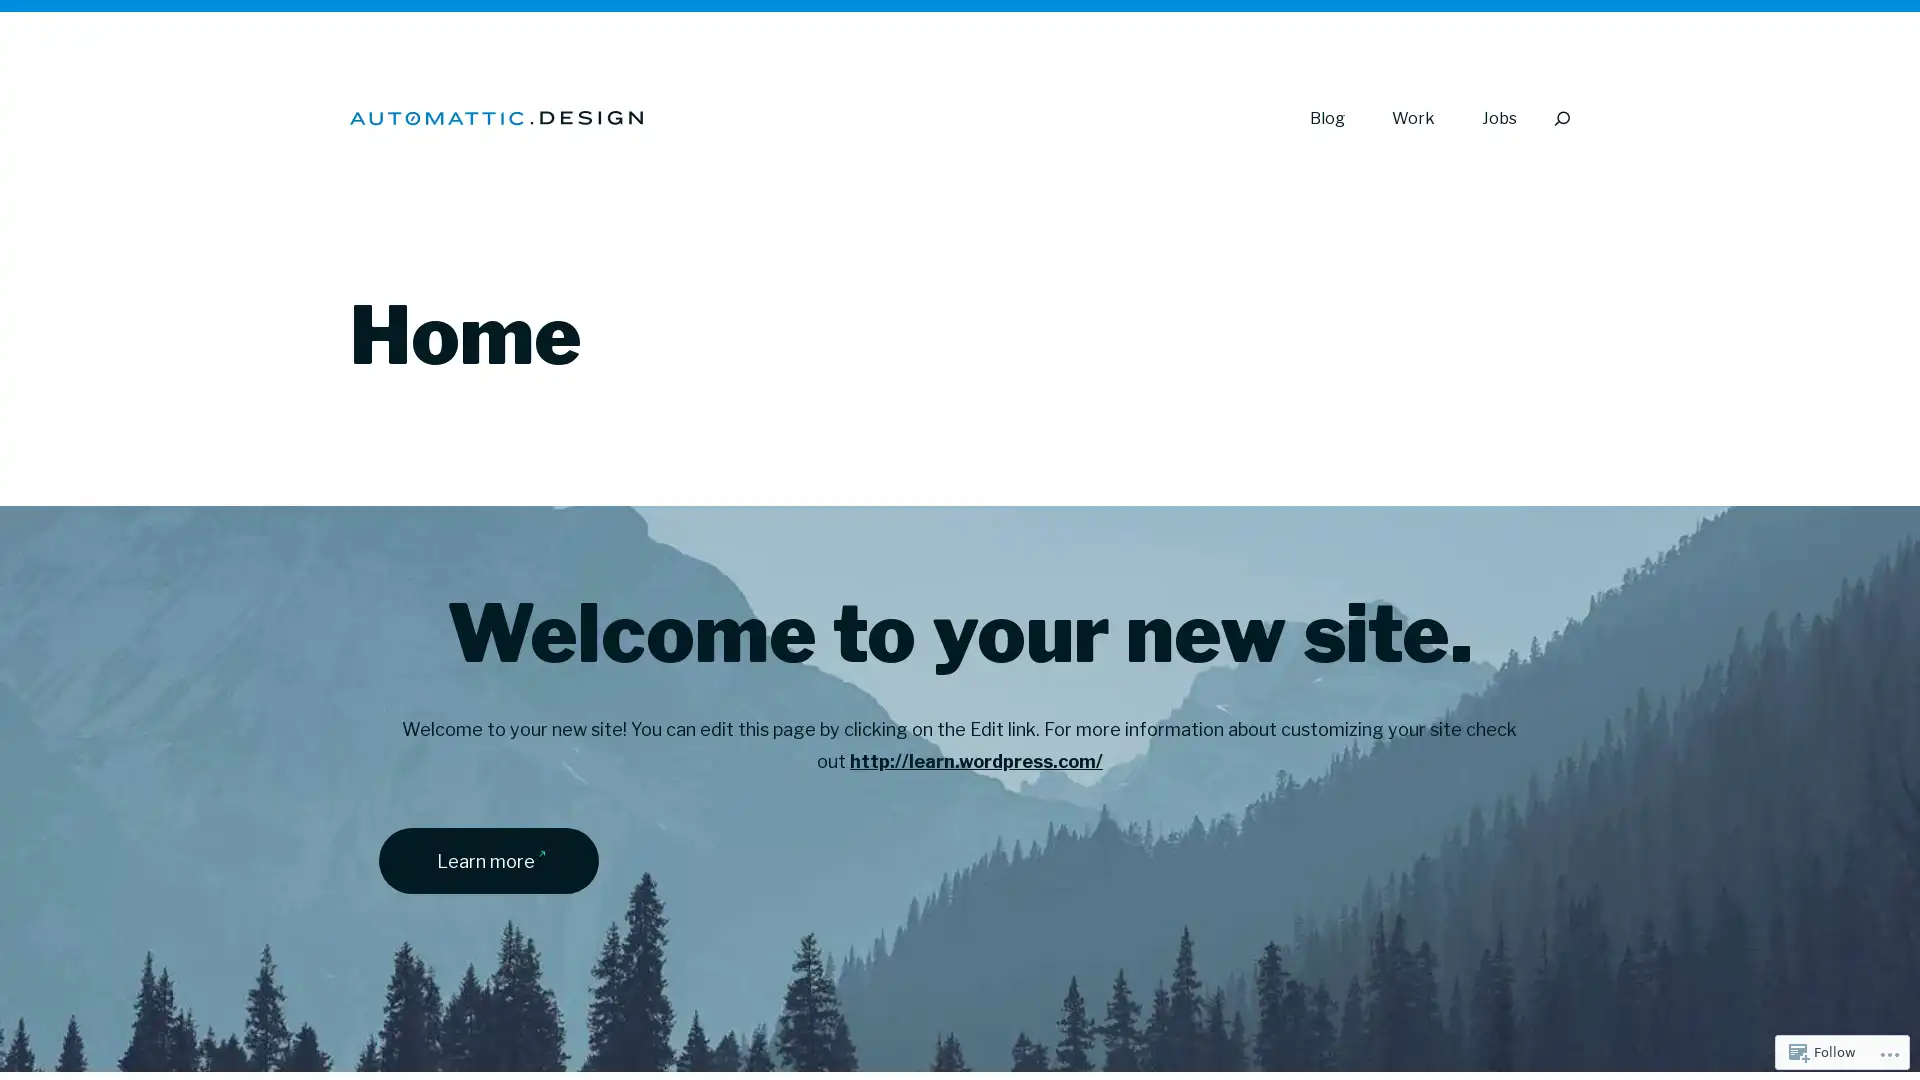  Describe the element at coordinates (1560, 118) in the screenshot. I see `Search` at that location.